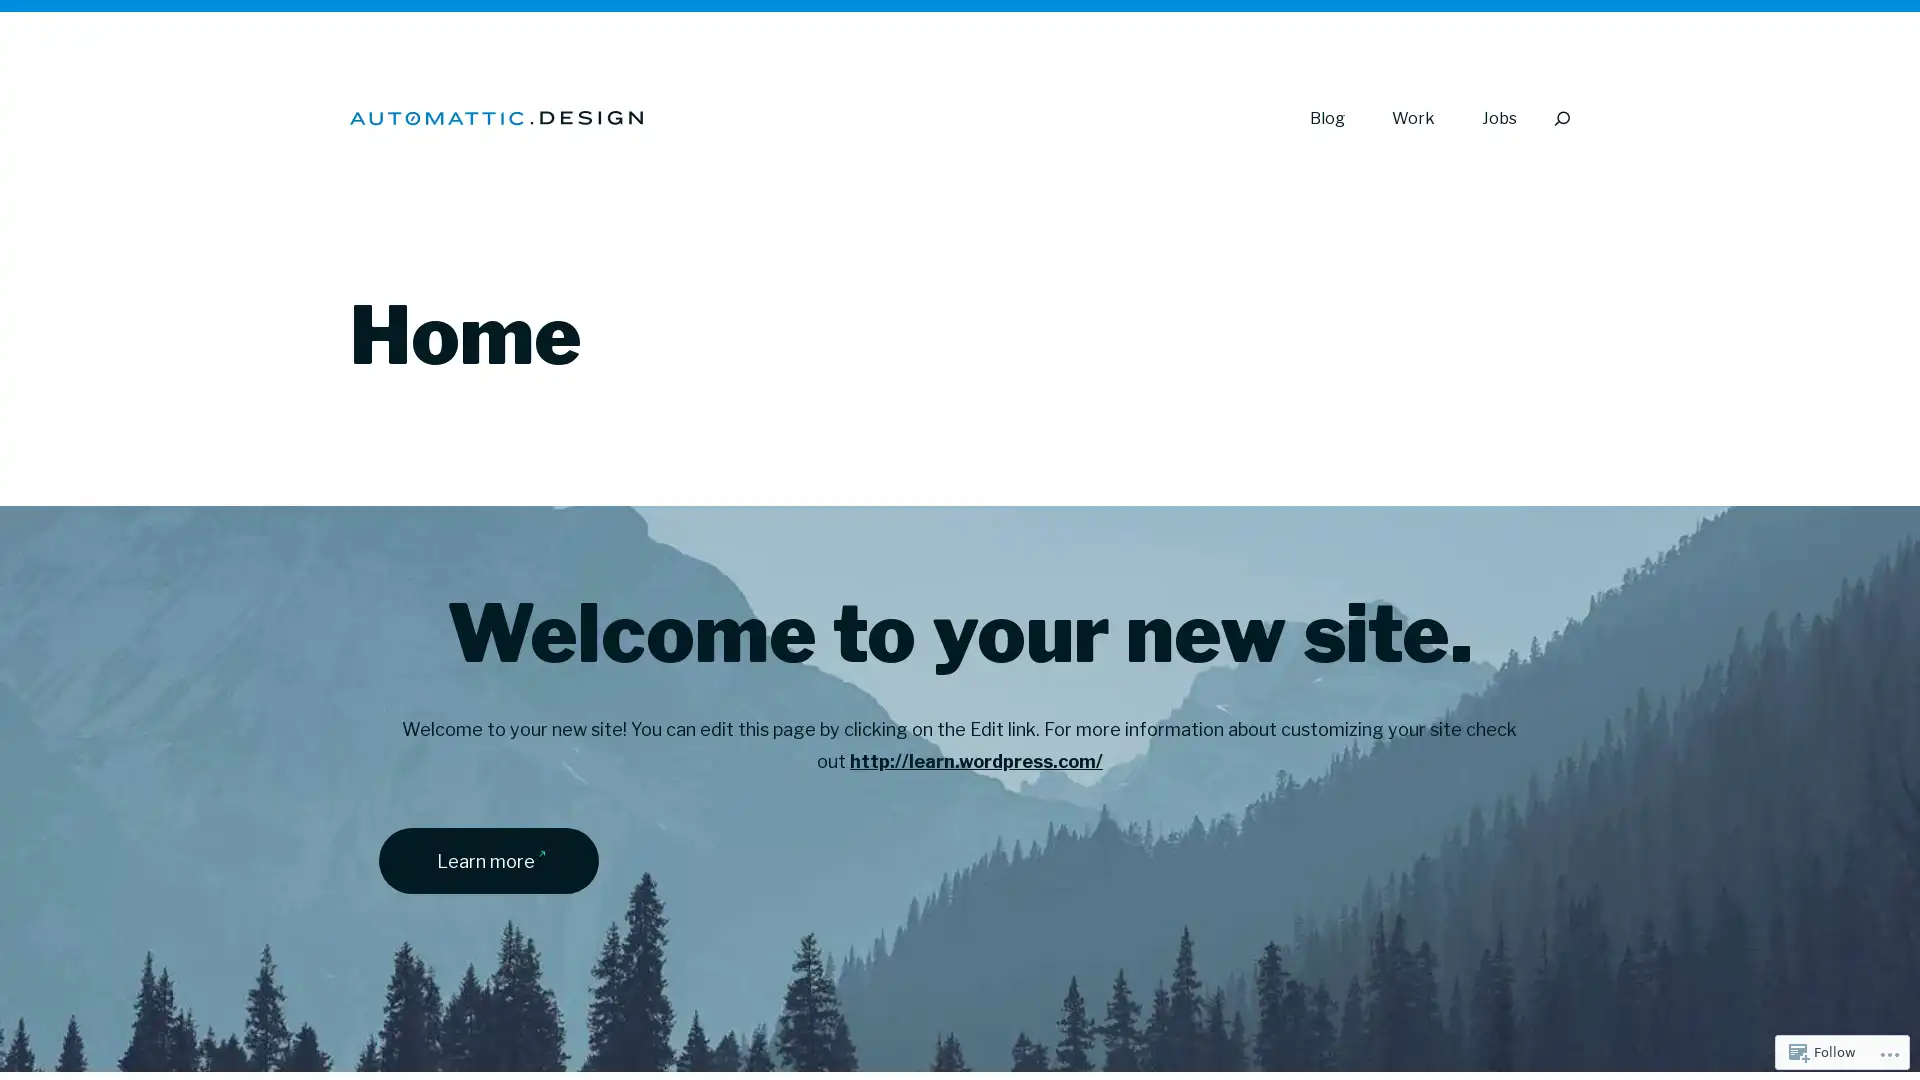  Describe the element at coordinates (1560, 118) in the screenshot. I see `Search` at that location.